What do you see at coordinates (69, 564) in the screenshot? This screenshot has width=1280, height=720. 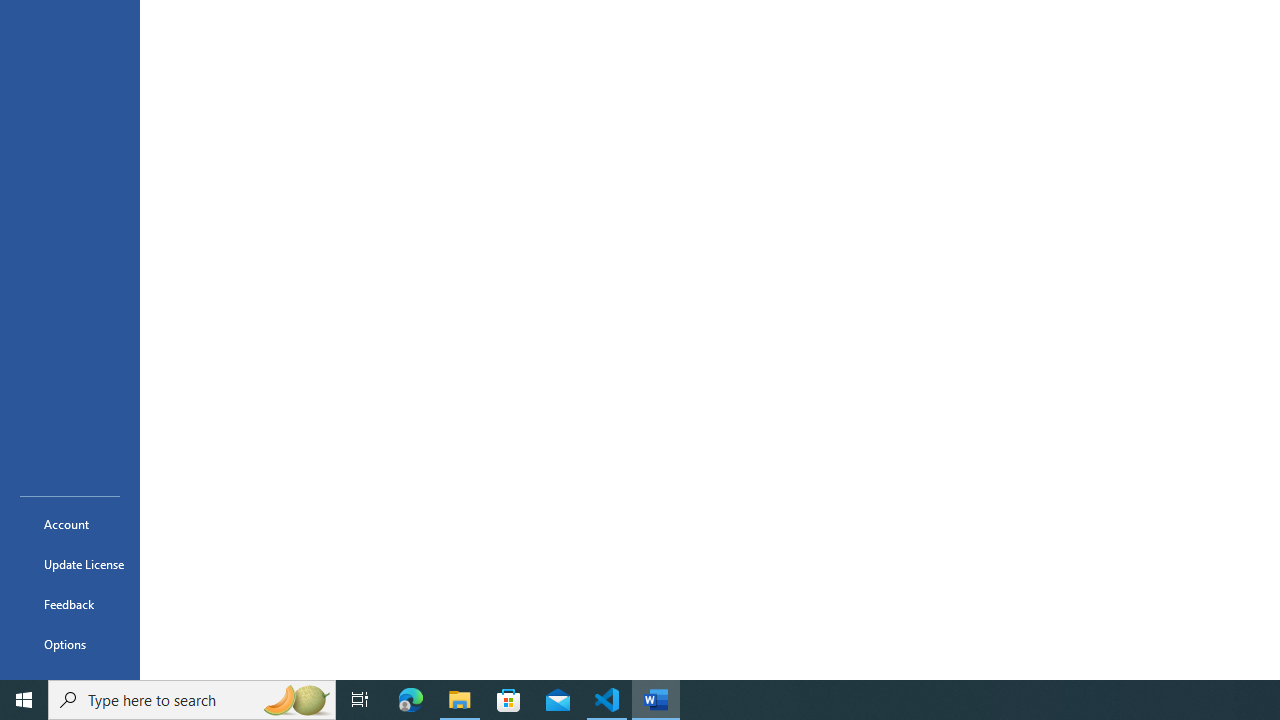 I see `'Update License'` at bounding box center [69, 564].